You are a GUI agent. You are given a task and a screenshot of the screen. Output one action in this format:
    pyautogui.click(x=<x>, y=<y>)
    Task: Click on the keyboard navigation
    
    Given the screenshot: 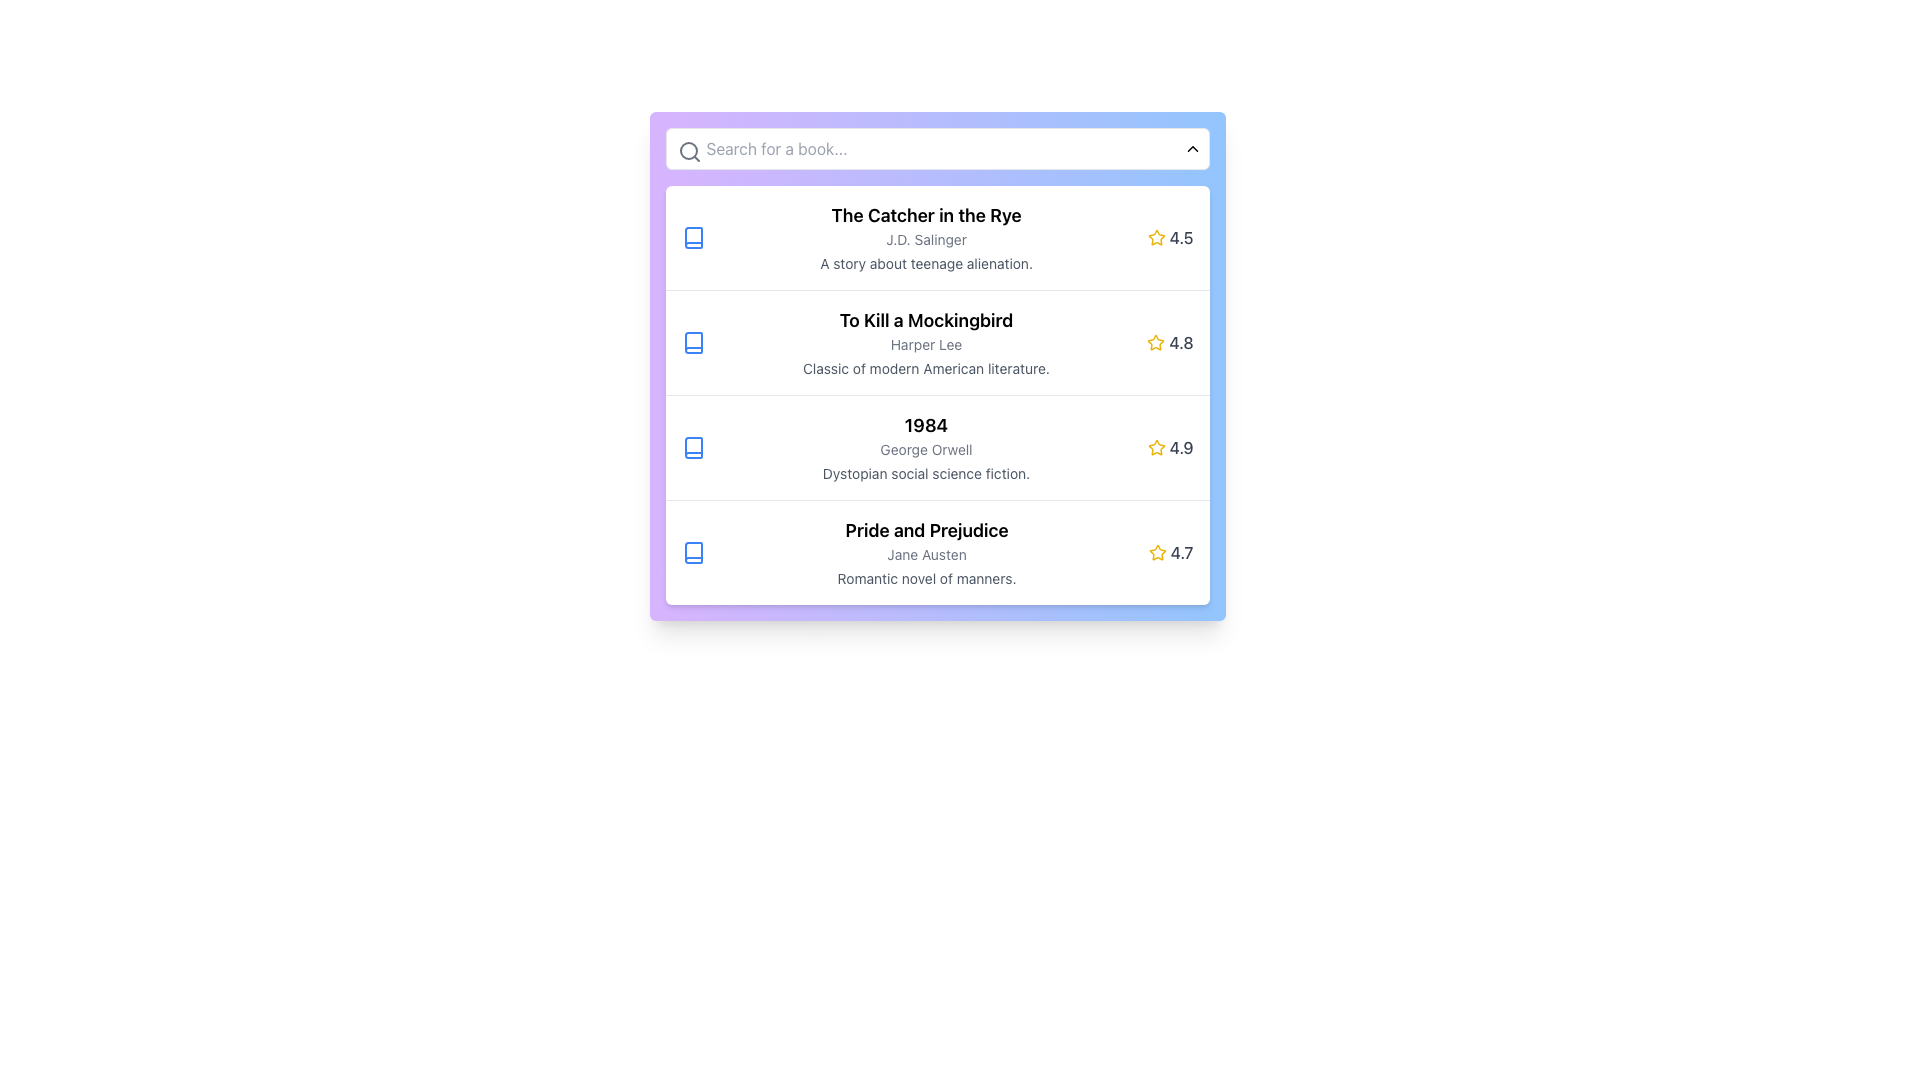 What is the action you would take?
    pyautogui.click(x=693, y=552)
    